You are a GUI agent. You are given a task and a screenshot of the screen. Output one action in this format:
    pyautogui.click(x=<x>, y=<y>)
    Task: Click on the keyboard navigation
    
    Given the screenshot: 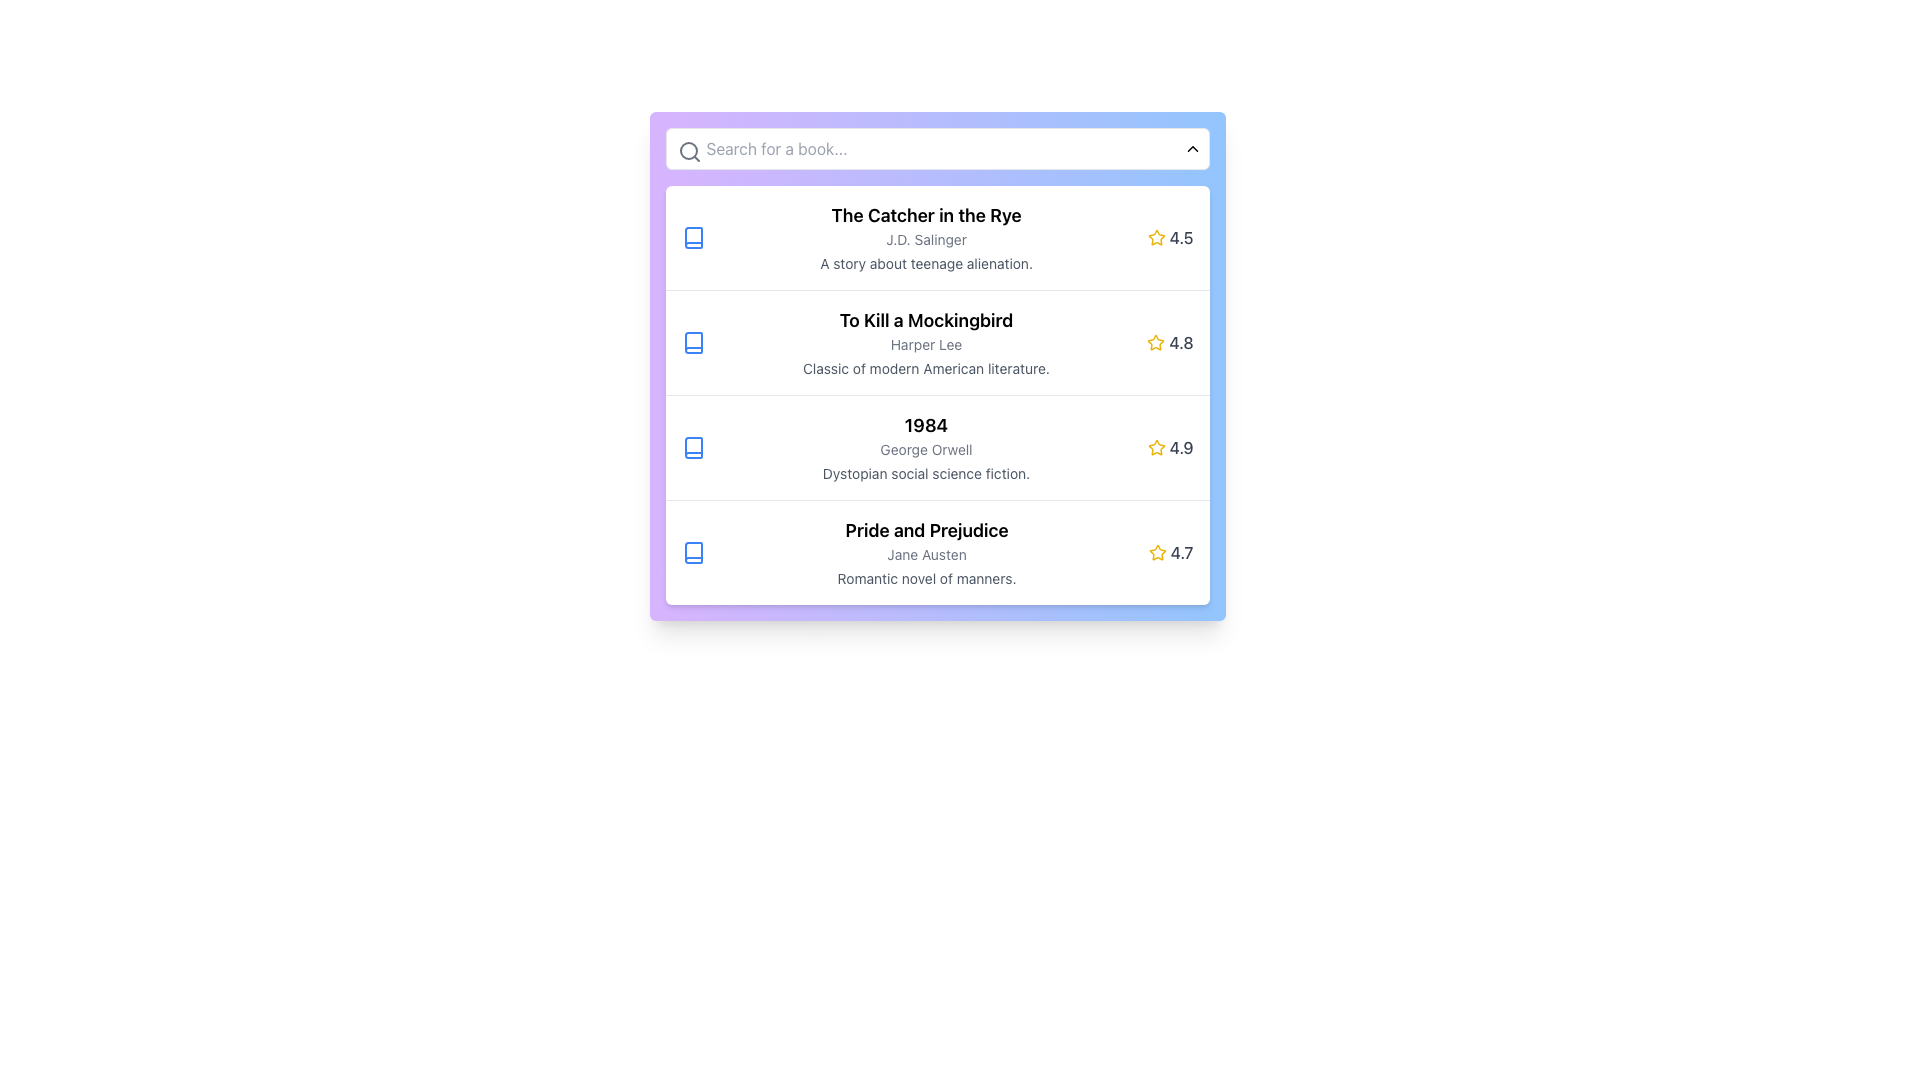 What is the action you would take?
    pyautogui.click(x=693, y=552)
    